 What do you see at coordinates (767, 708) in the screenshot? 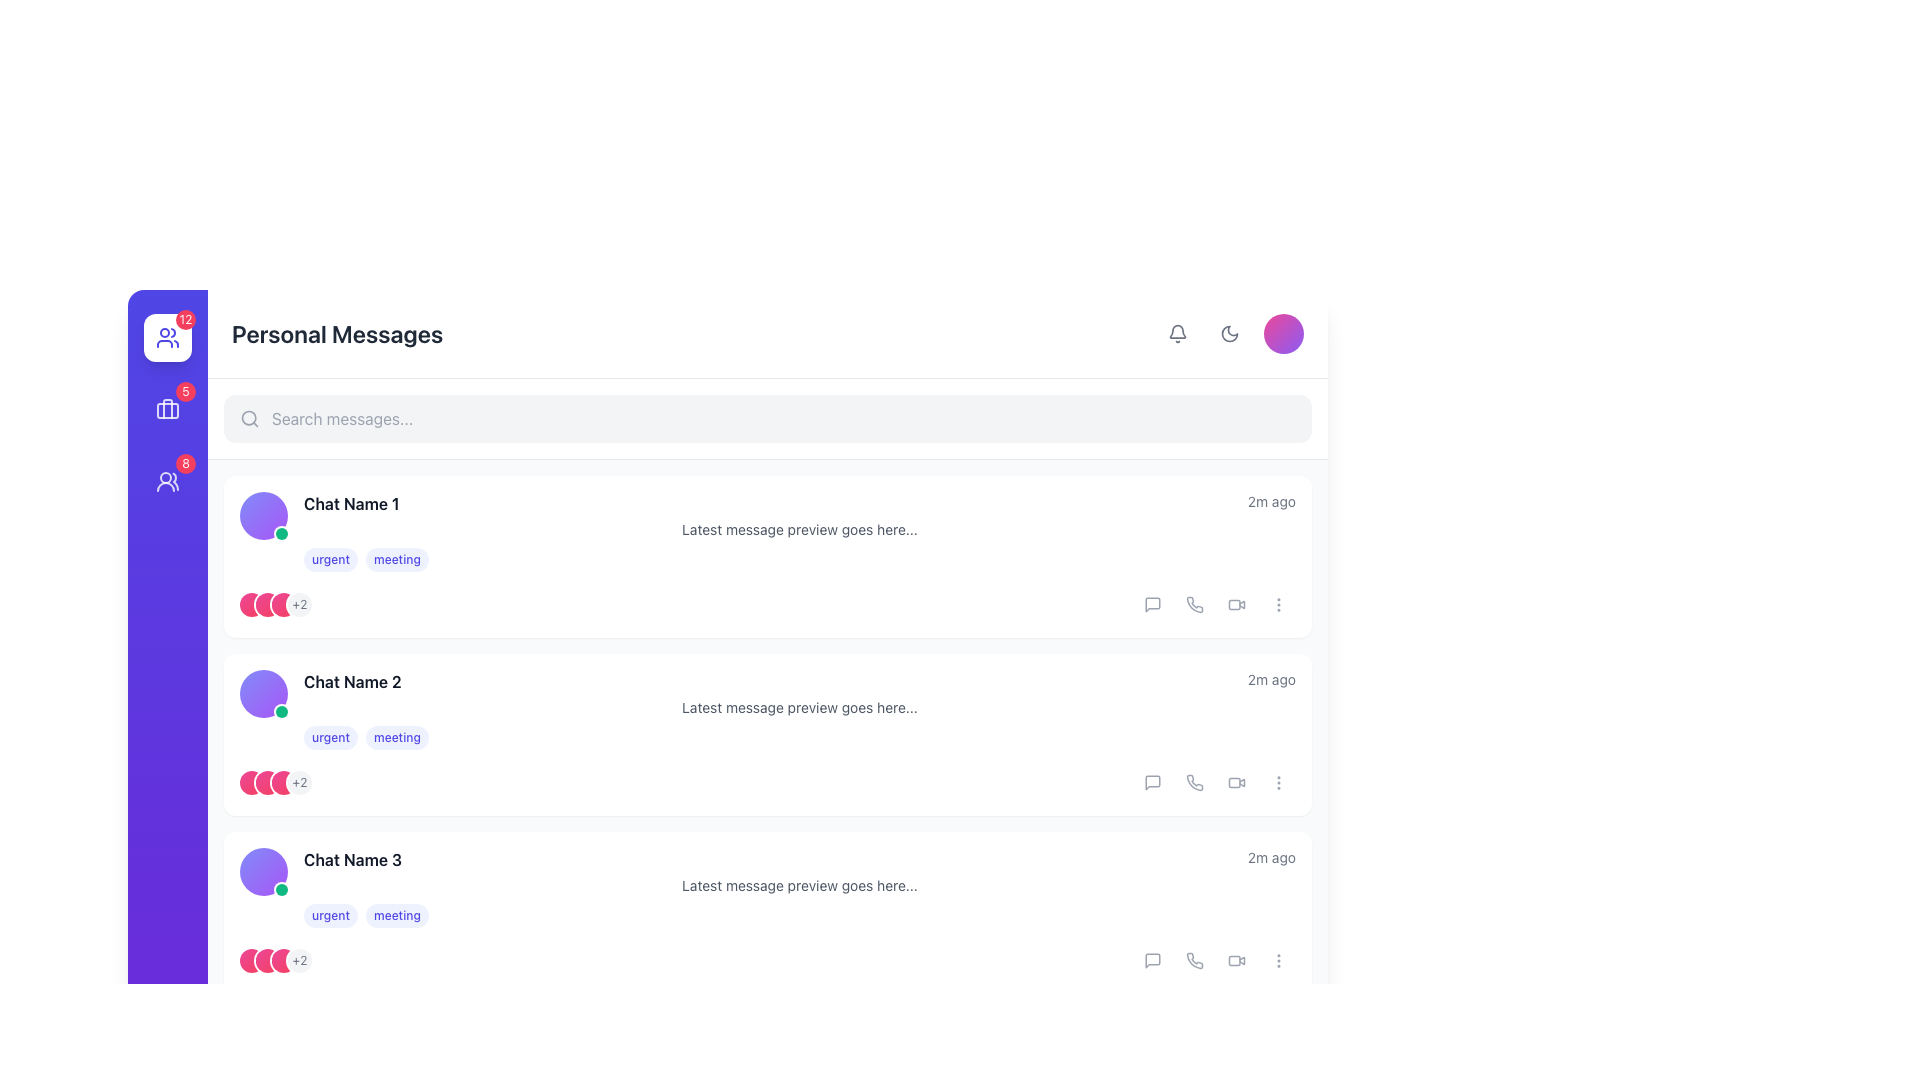
I see `the message preview displaying 'Chat Name 2'` at bounding box center [767, 708].